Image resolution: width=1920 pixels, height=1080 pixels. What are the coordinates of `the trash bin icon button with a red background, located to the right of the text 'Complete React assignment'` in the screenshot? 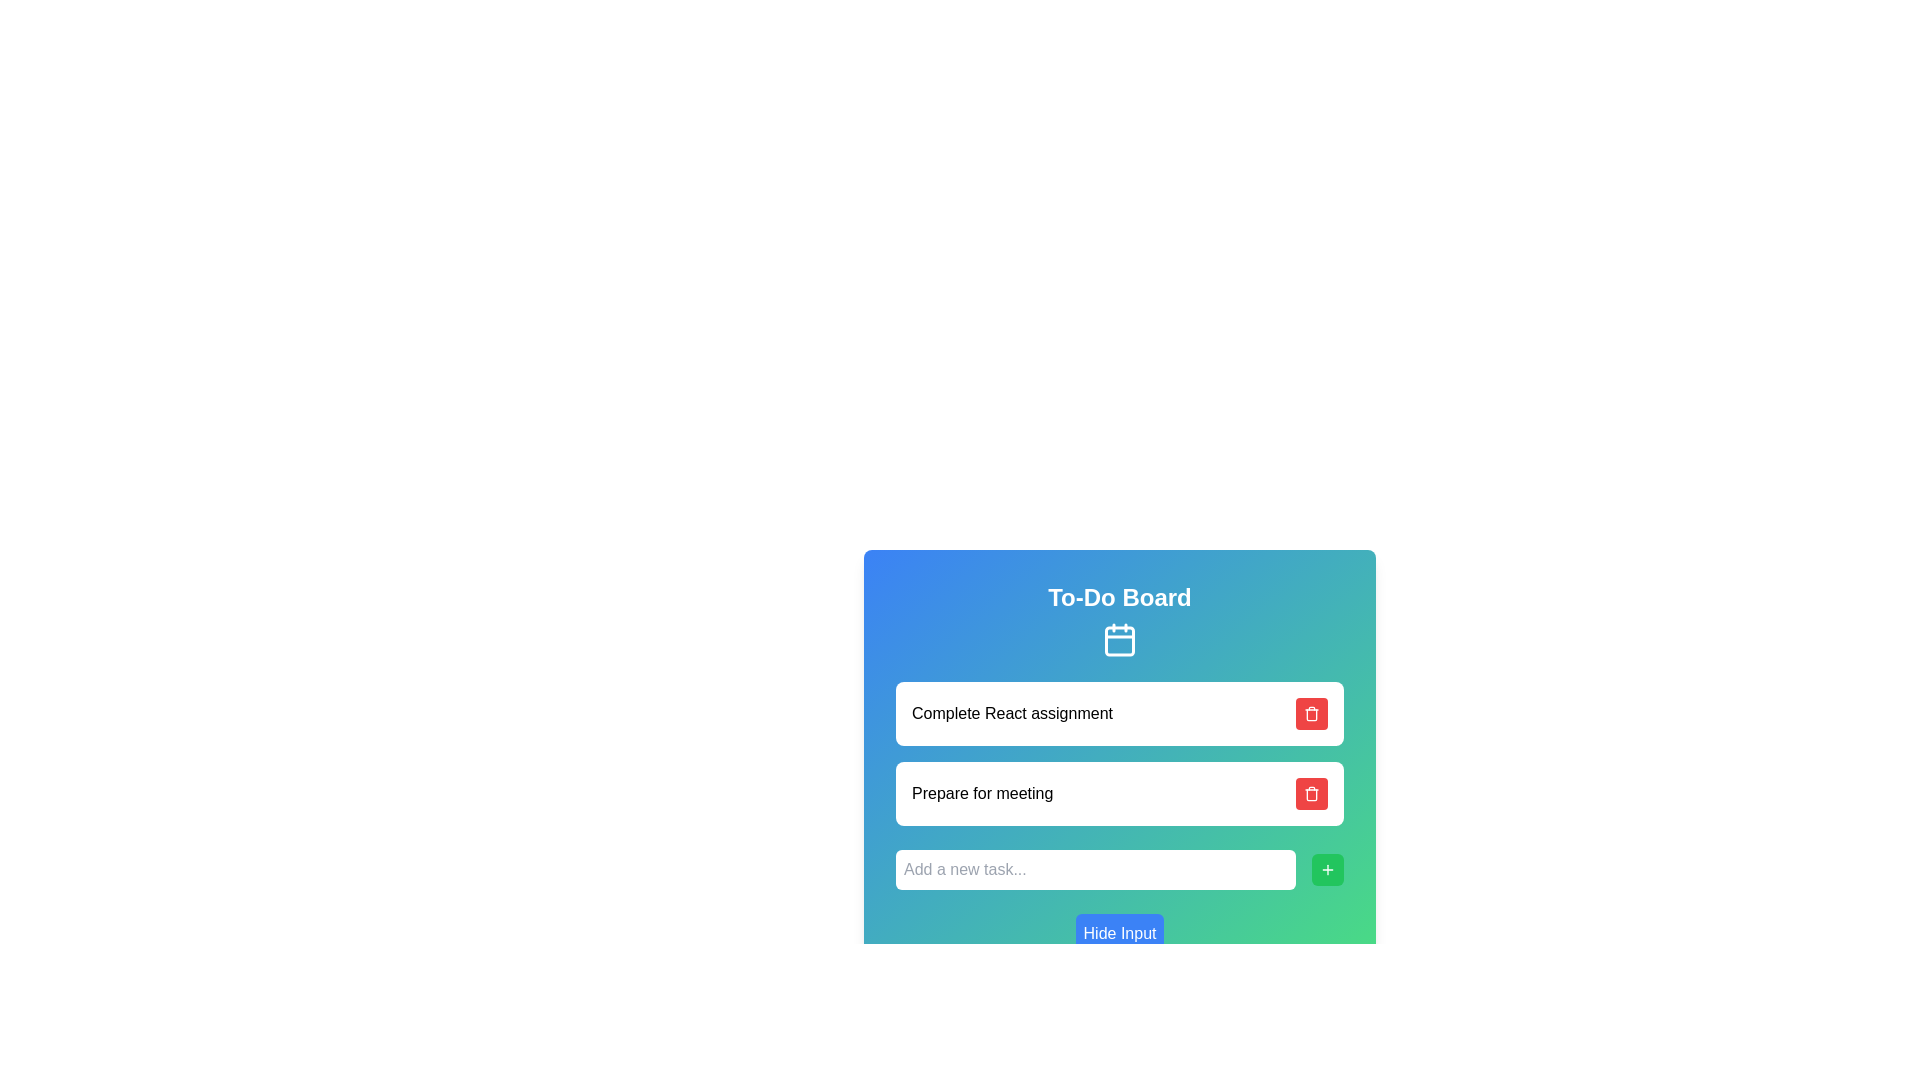 It's located at (1311, 712).